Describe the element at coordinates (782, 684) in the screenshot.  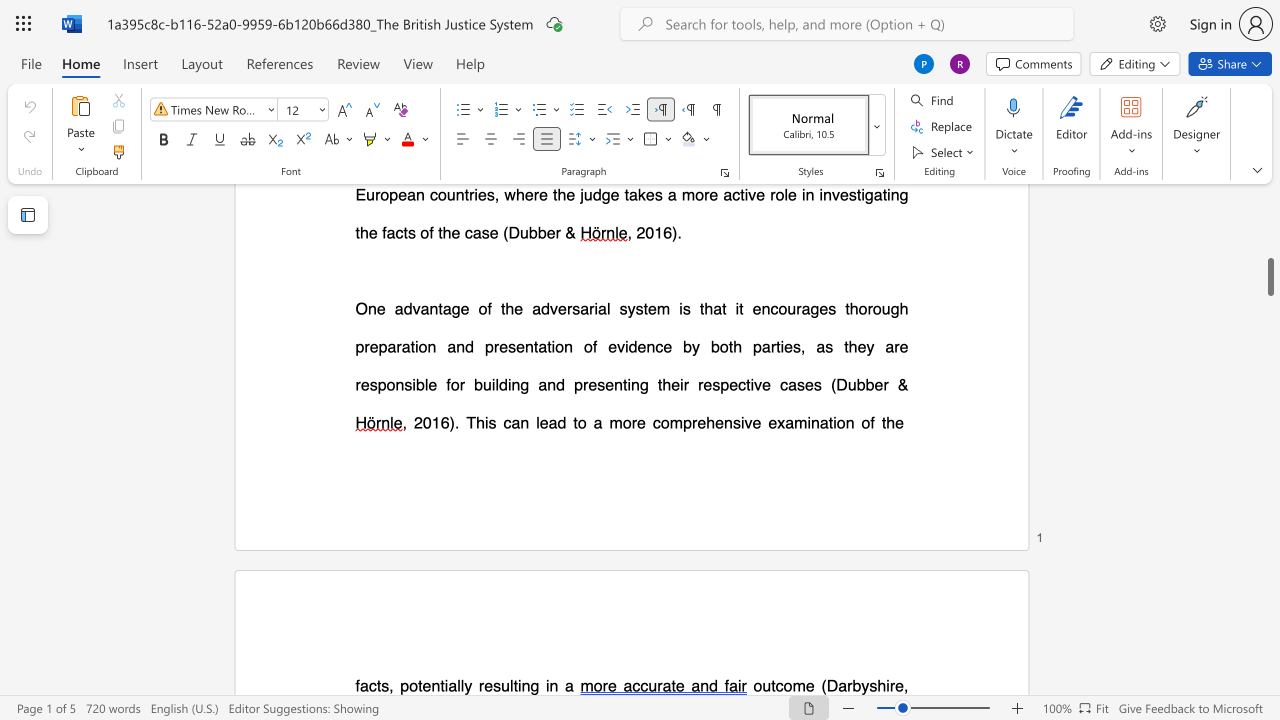
I see `the space between the continuous character "c" and "o" in the text` at that location.